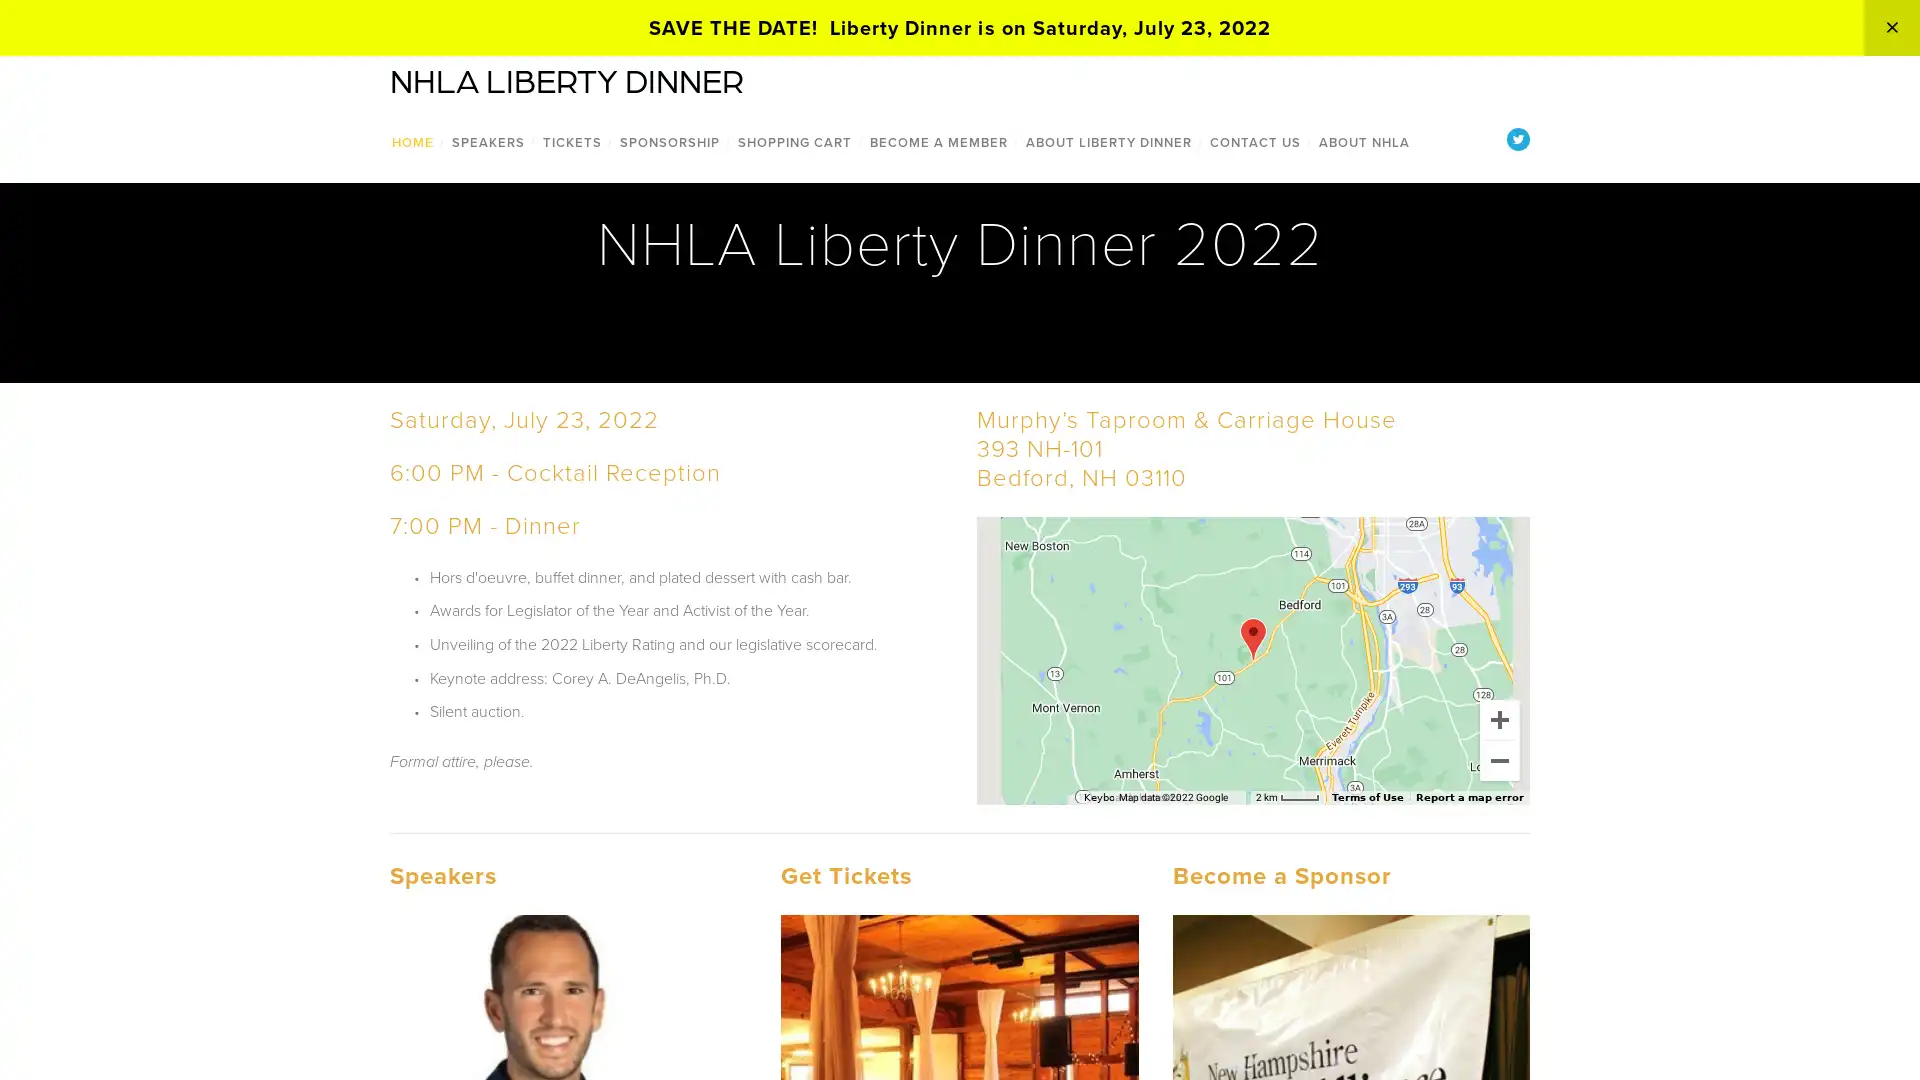 The width and height of the screenshot is (1920, 1080). What do you see at coordinates (1115, 796) in the screenshot?
I see `Keyboard shortcuts` at bounding box center [1115, 796].